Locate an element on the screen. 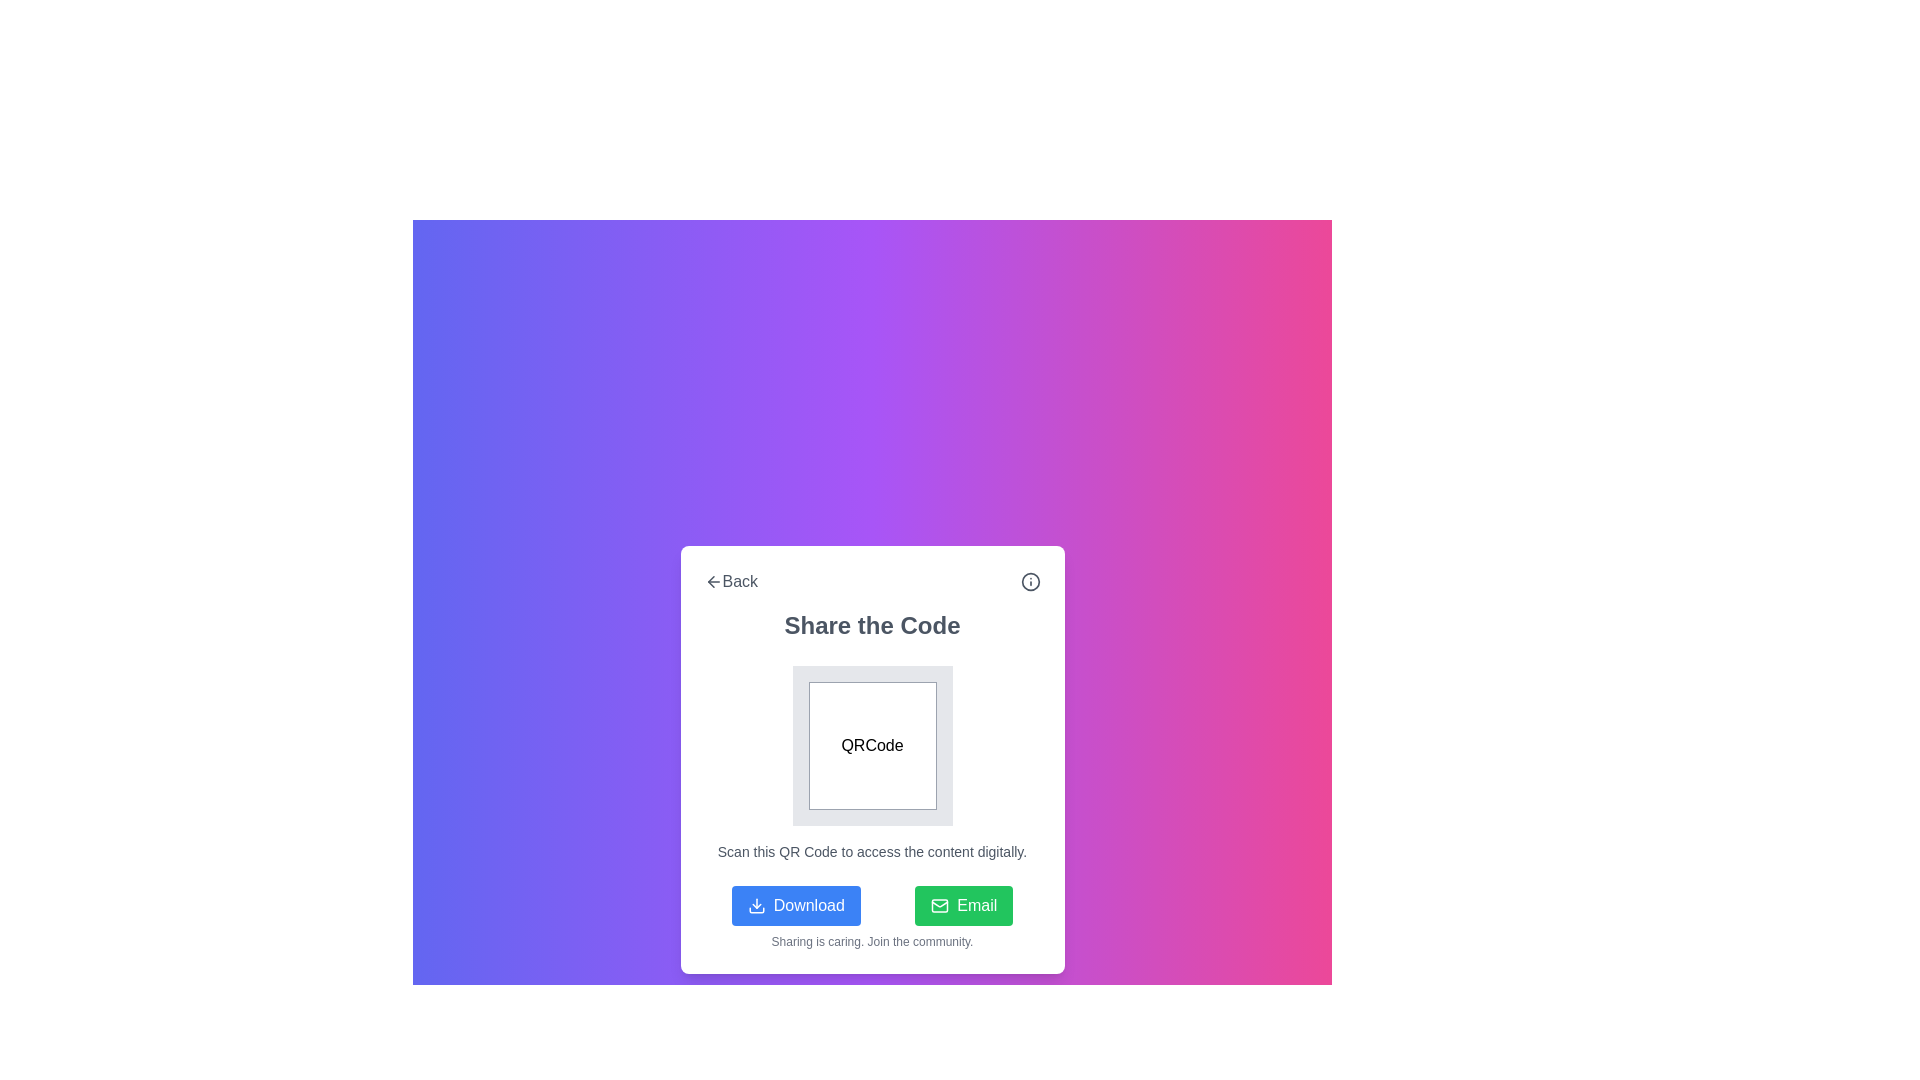  the blue 'Download' button with white text and a download icon, located in the bottom row of the modal dialog is located at coordinates (795, 906).